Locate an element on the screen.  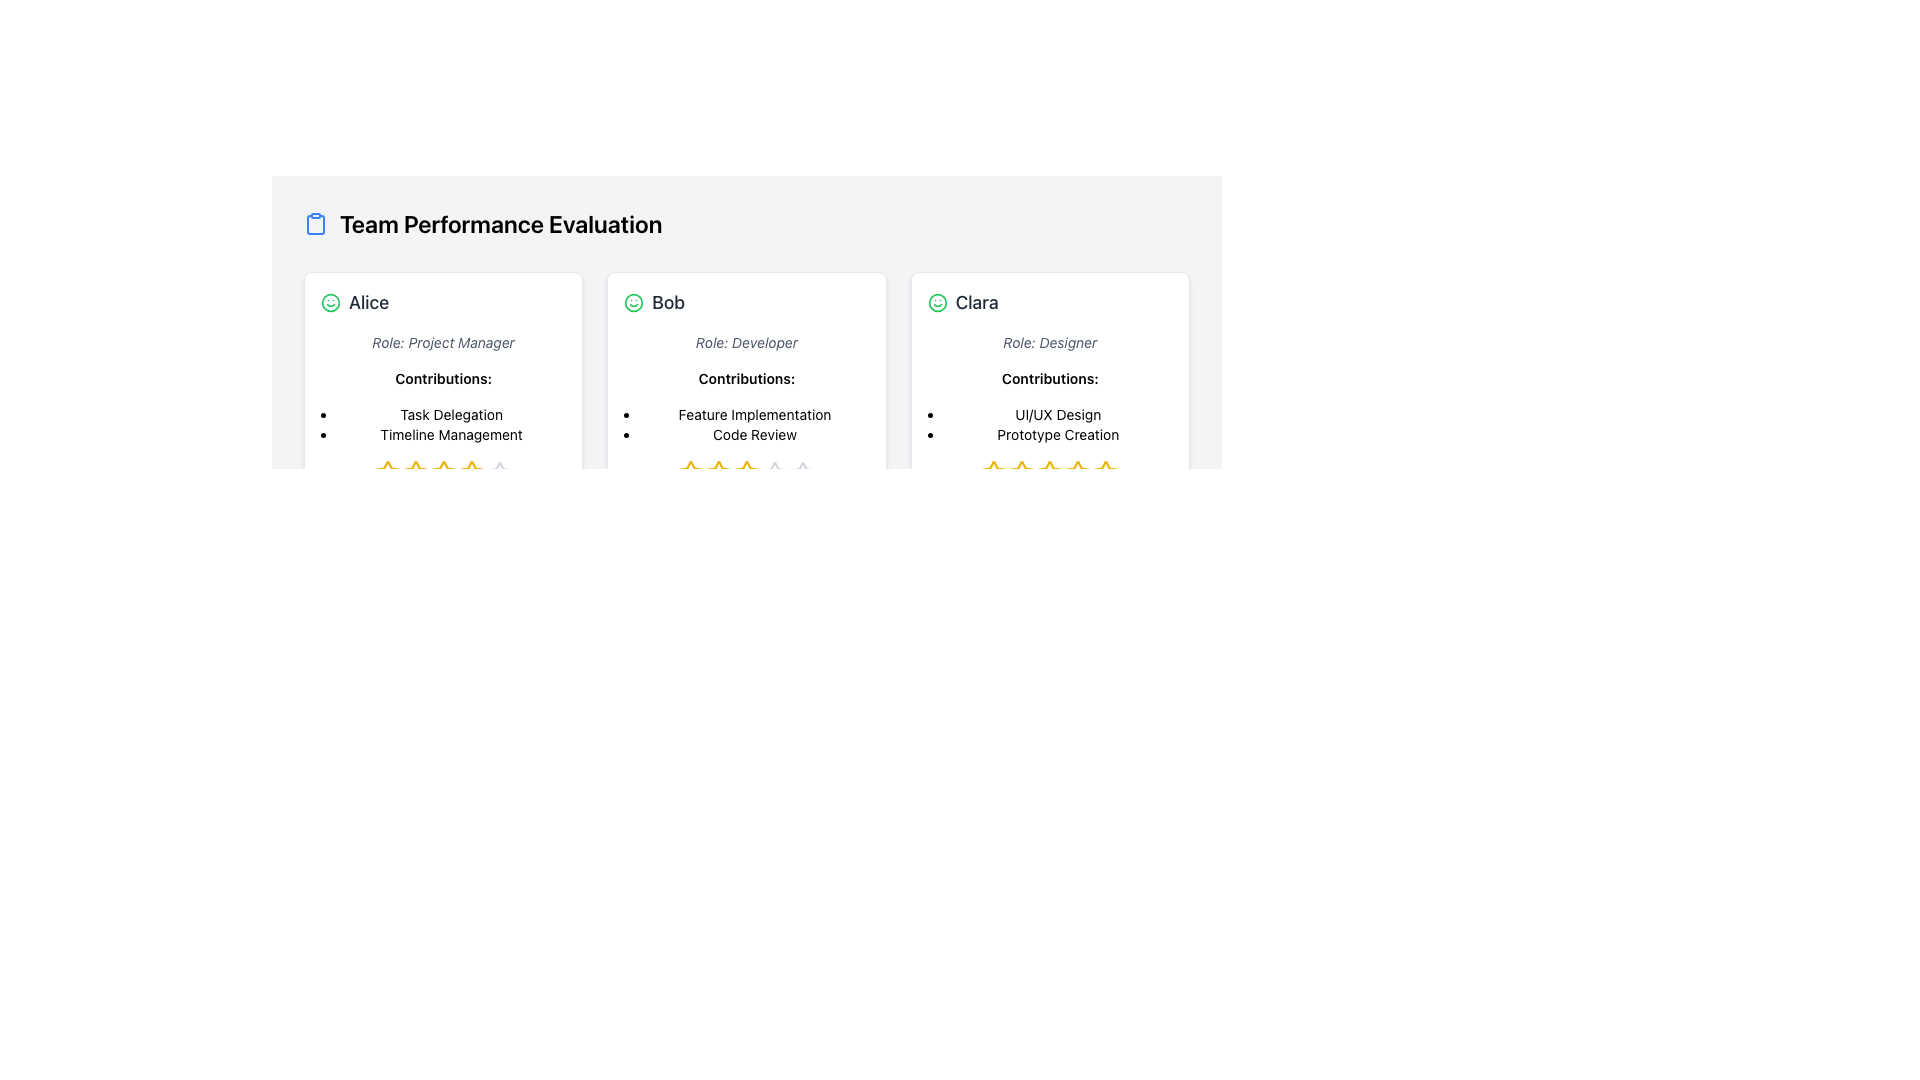
the third star-shaped interactive rating icon in yellow under the section titled 'Bob' is located at coordinates (719, 473).